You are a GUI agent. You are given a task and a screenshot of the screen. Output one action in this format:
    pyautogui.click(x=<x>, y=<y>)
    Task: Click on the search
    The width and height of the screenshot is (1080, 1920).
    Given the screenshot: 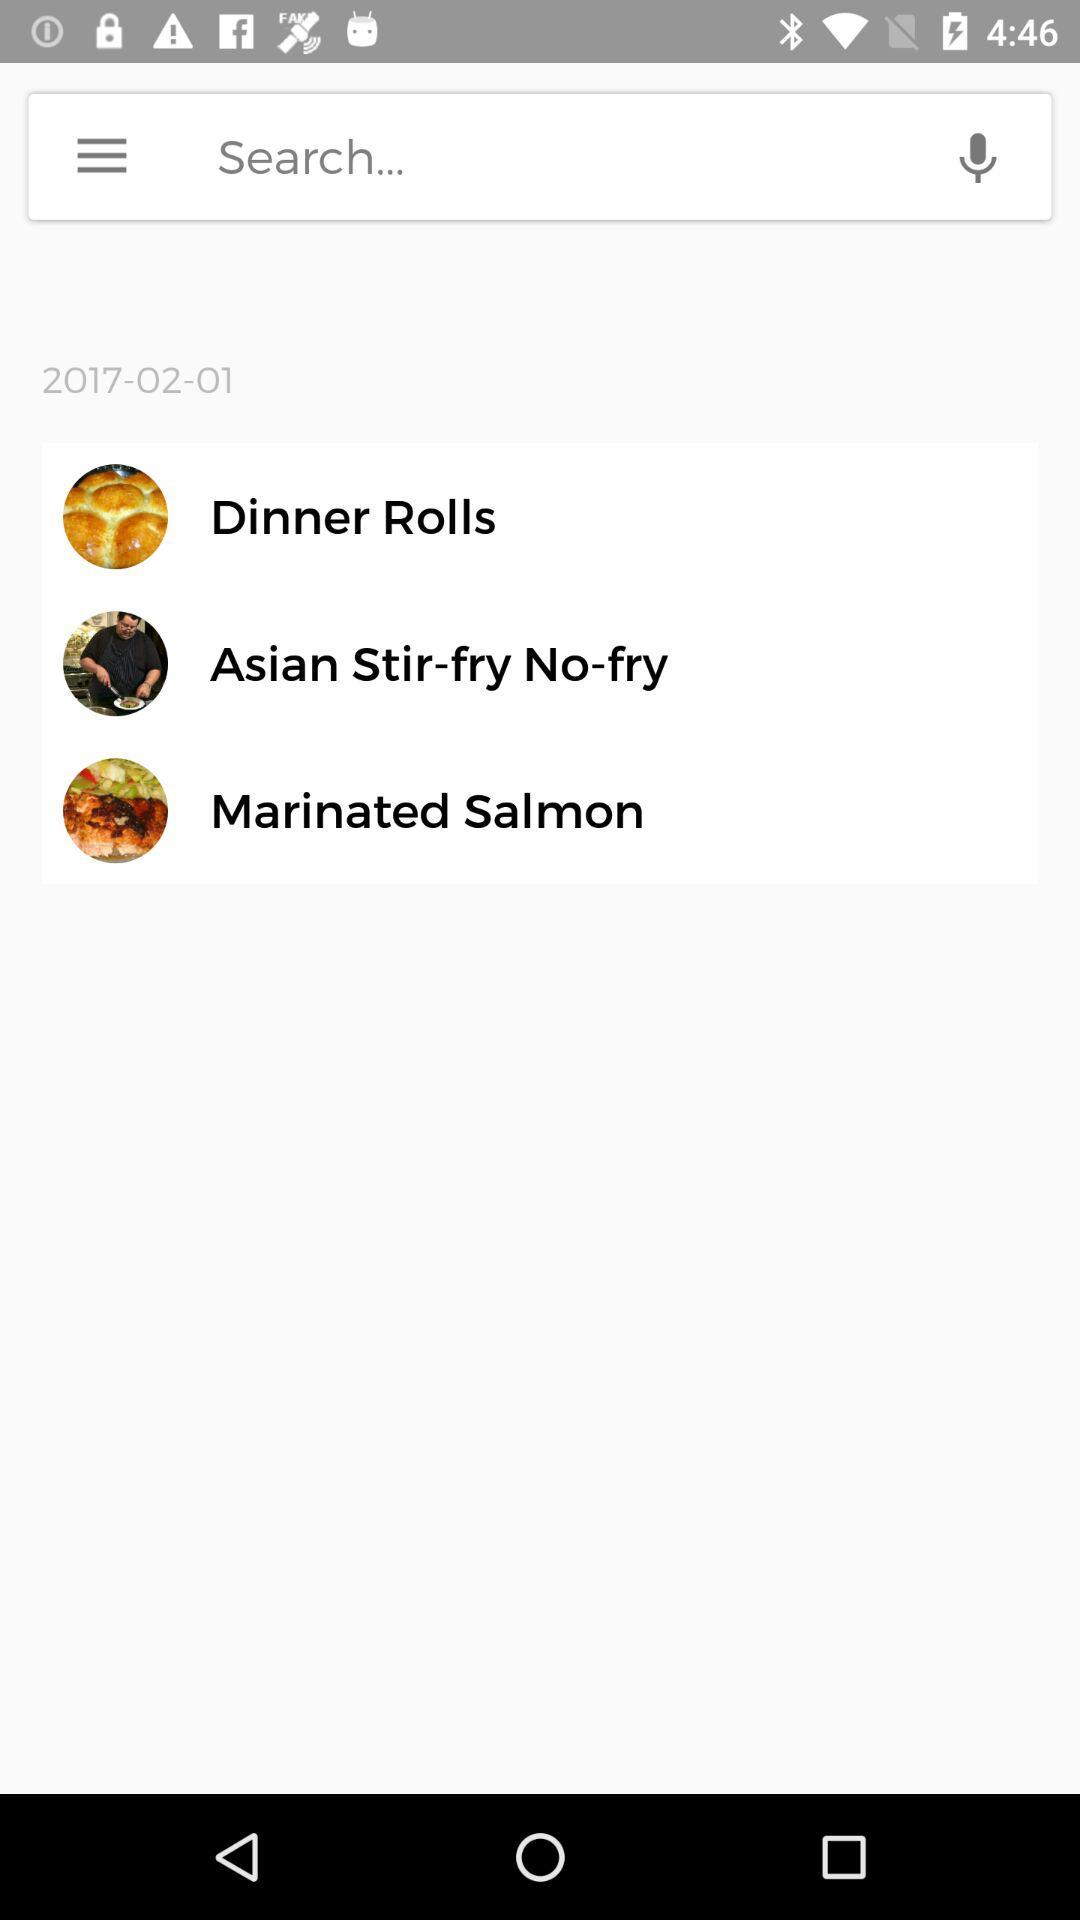 What is the action you would take?
    pyautogui.click(x=634, y=155)
    